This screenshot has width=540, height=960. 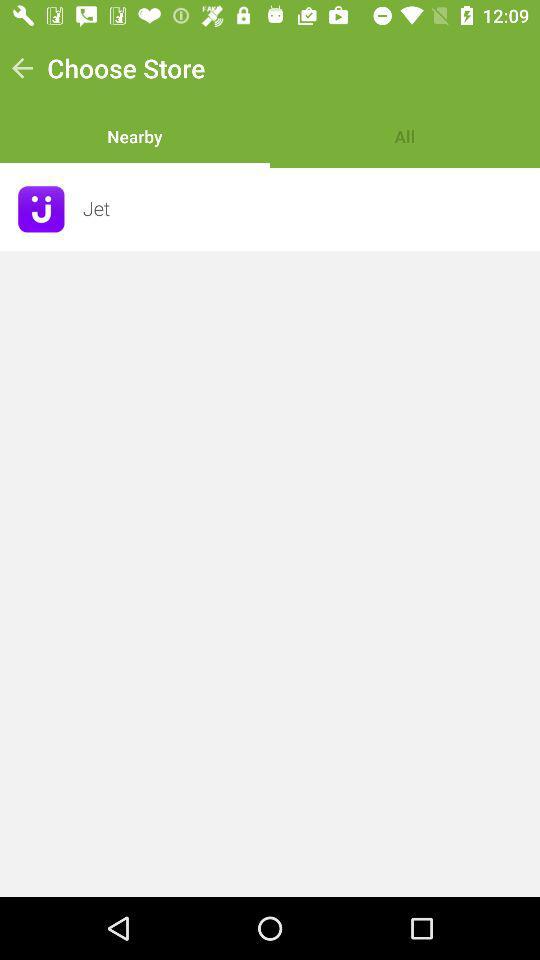 What do you see at coordinates (305, 209) in the screenshot?
I see `jet item` at bounding box center [305, 209].